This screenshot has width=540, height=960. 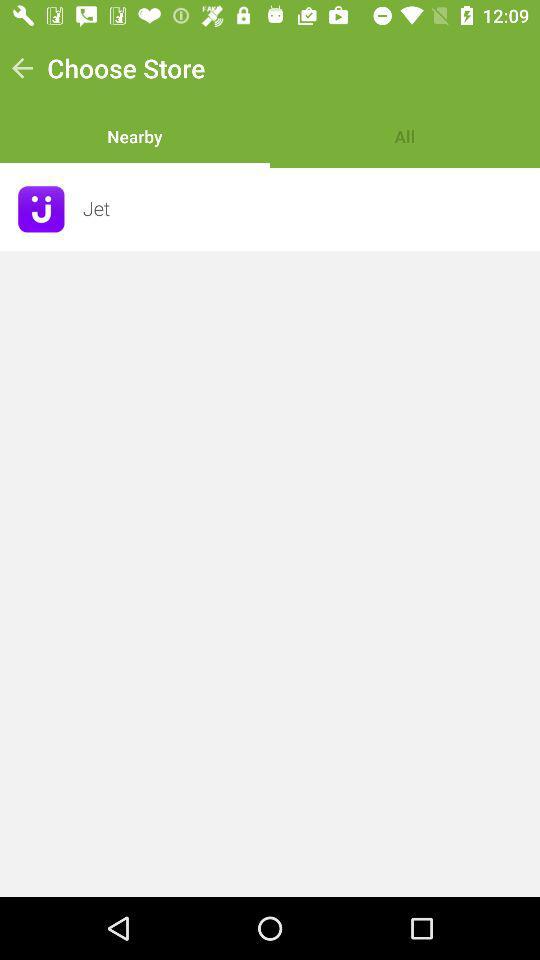 What do you see at coordinates (305, 209) in the screenshot?
I see `jet item` at bounding box center [305, 209].